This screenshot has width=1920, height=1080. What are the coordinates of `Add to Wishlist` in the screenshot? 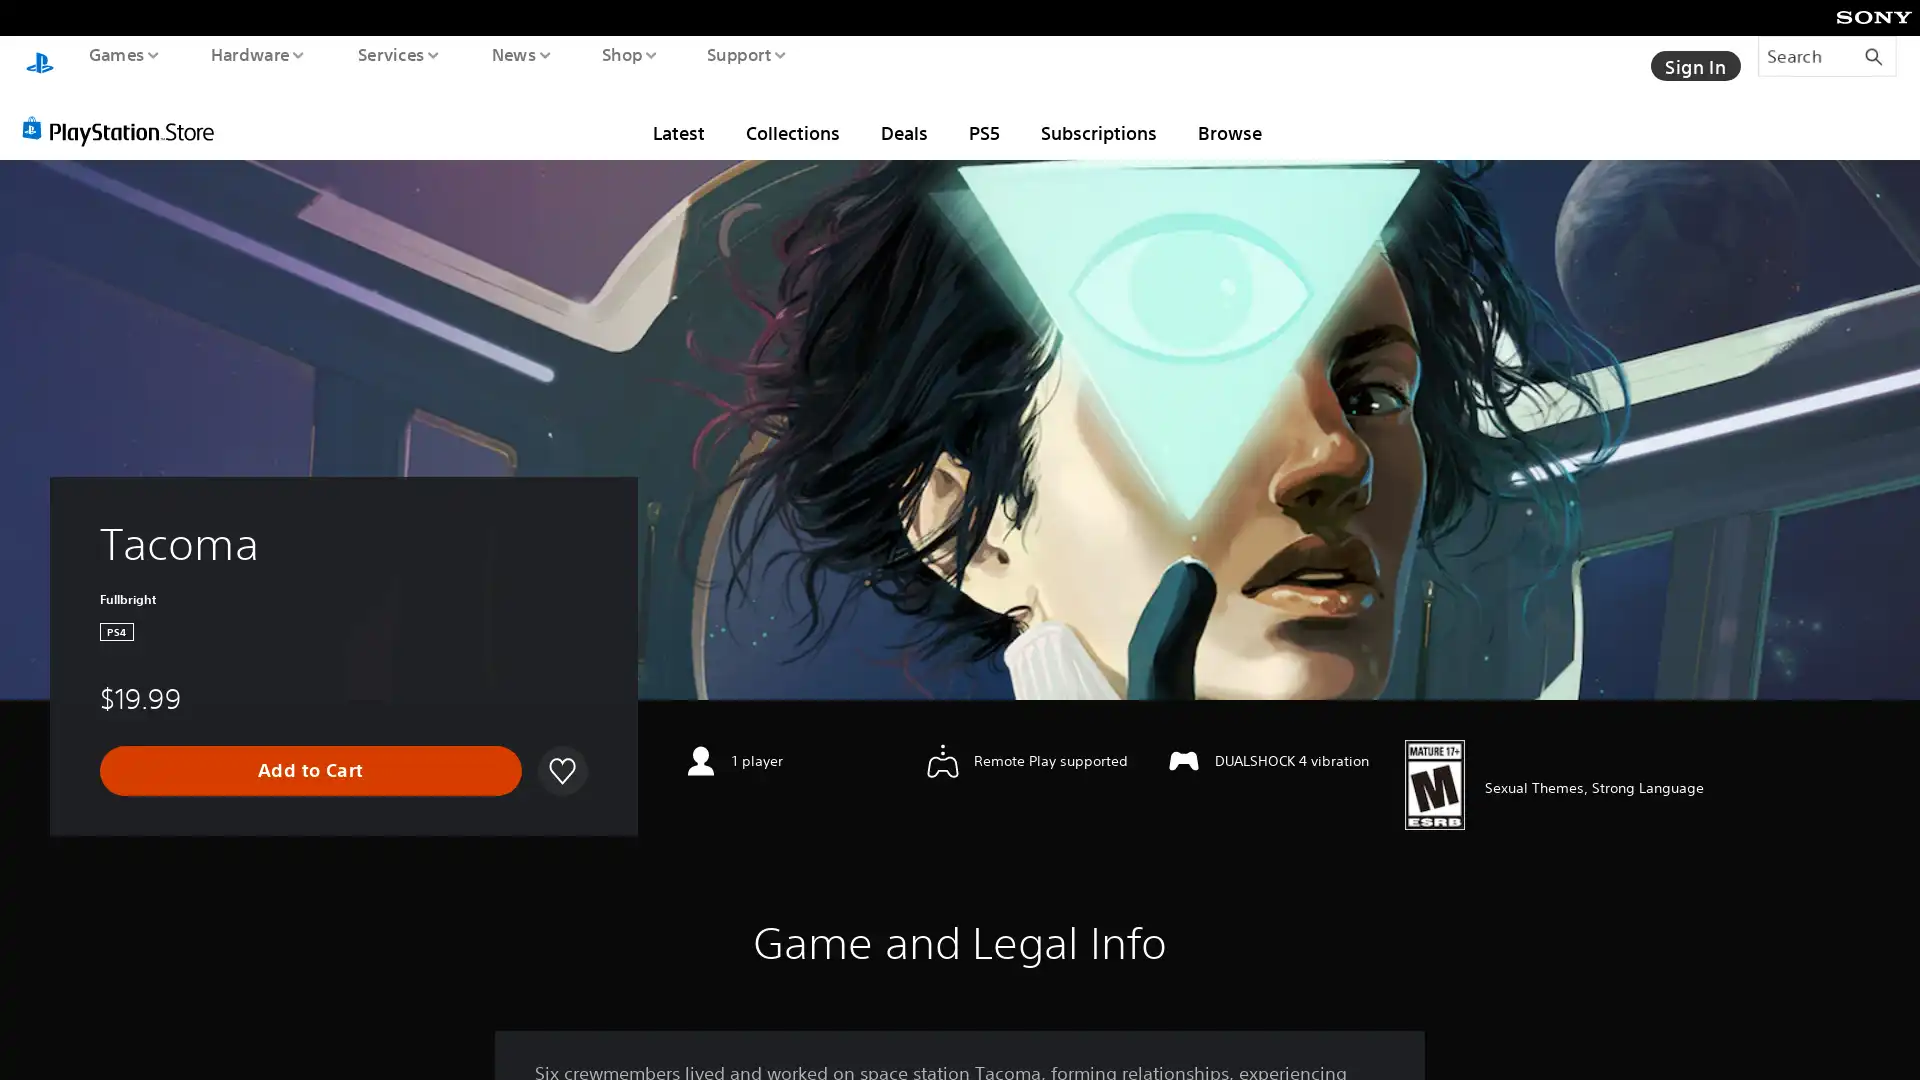 It's located at (560, 752).